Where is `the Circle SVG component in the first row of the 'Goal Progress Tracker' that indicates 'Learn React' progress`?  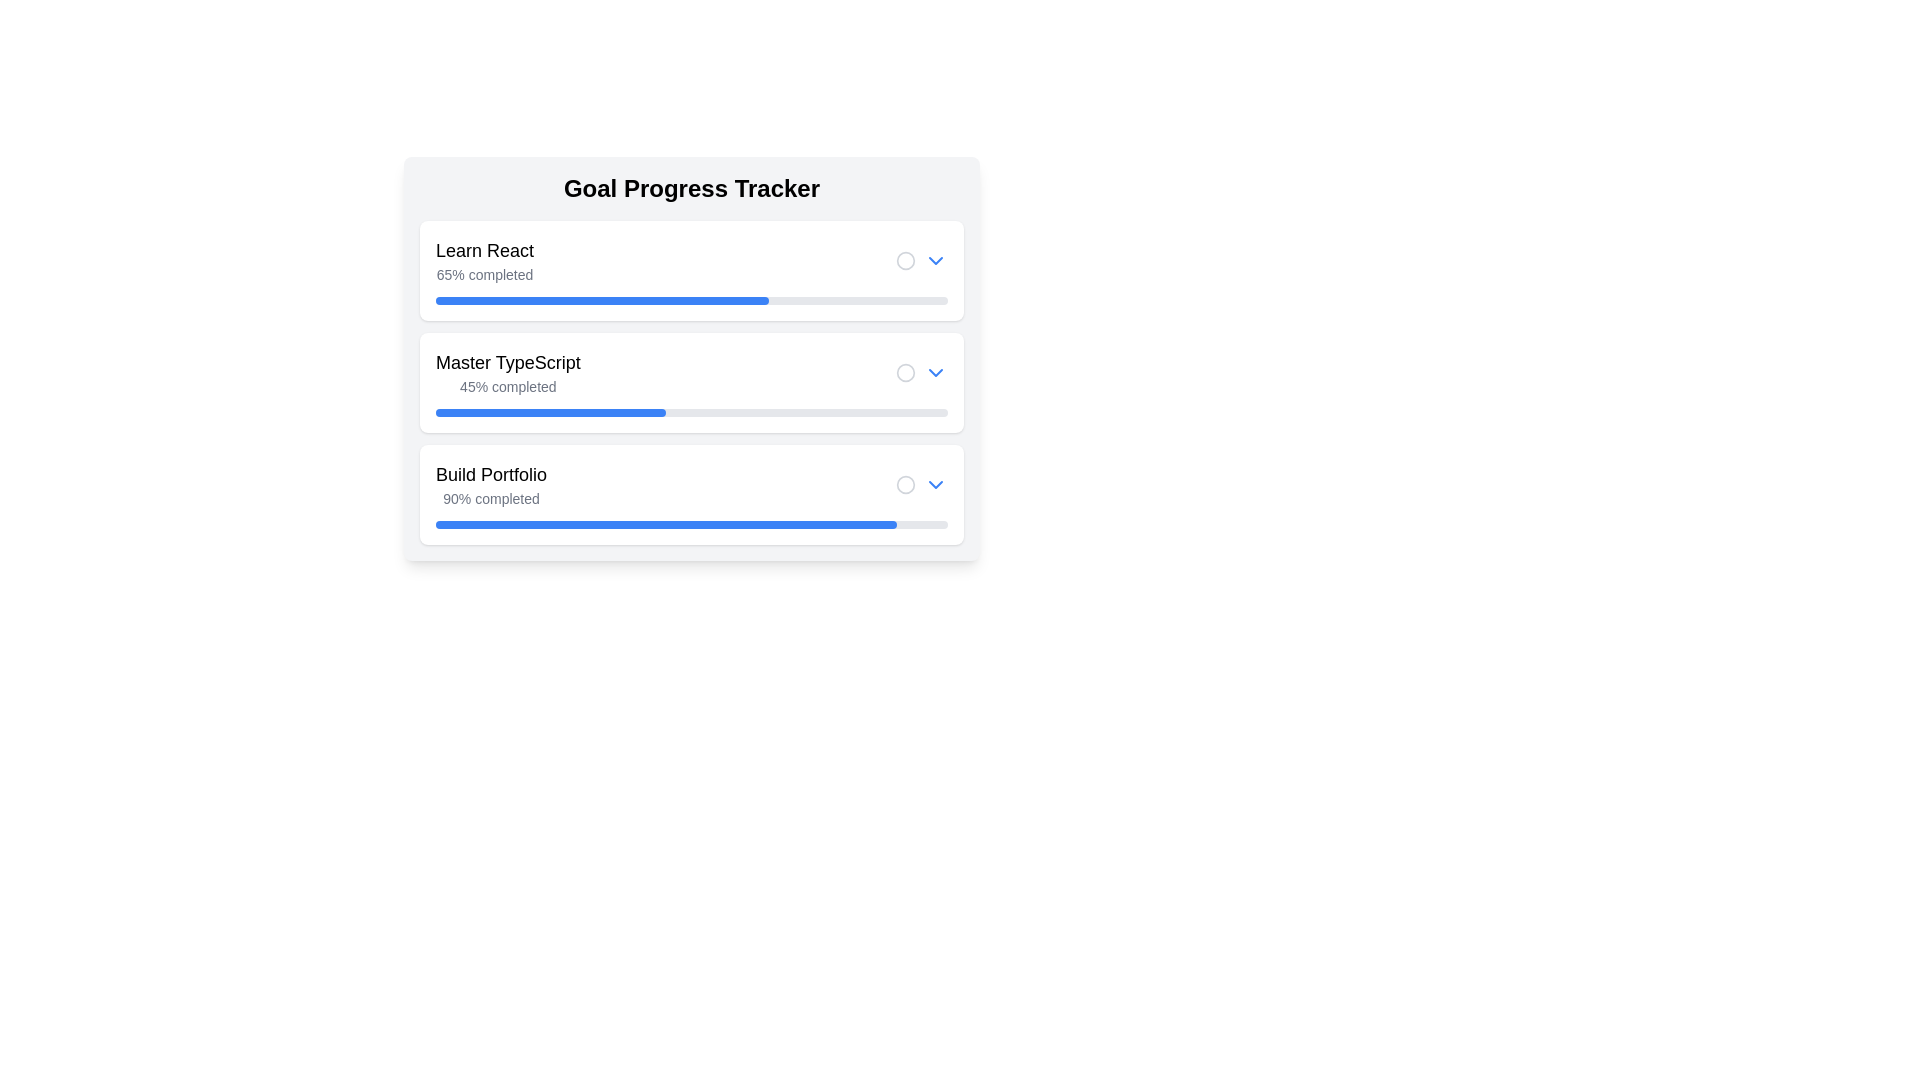
the Circle SVG component in the first row of the 'Goal Progress Tracker' that indicates 'Learn React' progress is located at coordinates (905, 260).